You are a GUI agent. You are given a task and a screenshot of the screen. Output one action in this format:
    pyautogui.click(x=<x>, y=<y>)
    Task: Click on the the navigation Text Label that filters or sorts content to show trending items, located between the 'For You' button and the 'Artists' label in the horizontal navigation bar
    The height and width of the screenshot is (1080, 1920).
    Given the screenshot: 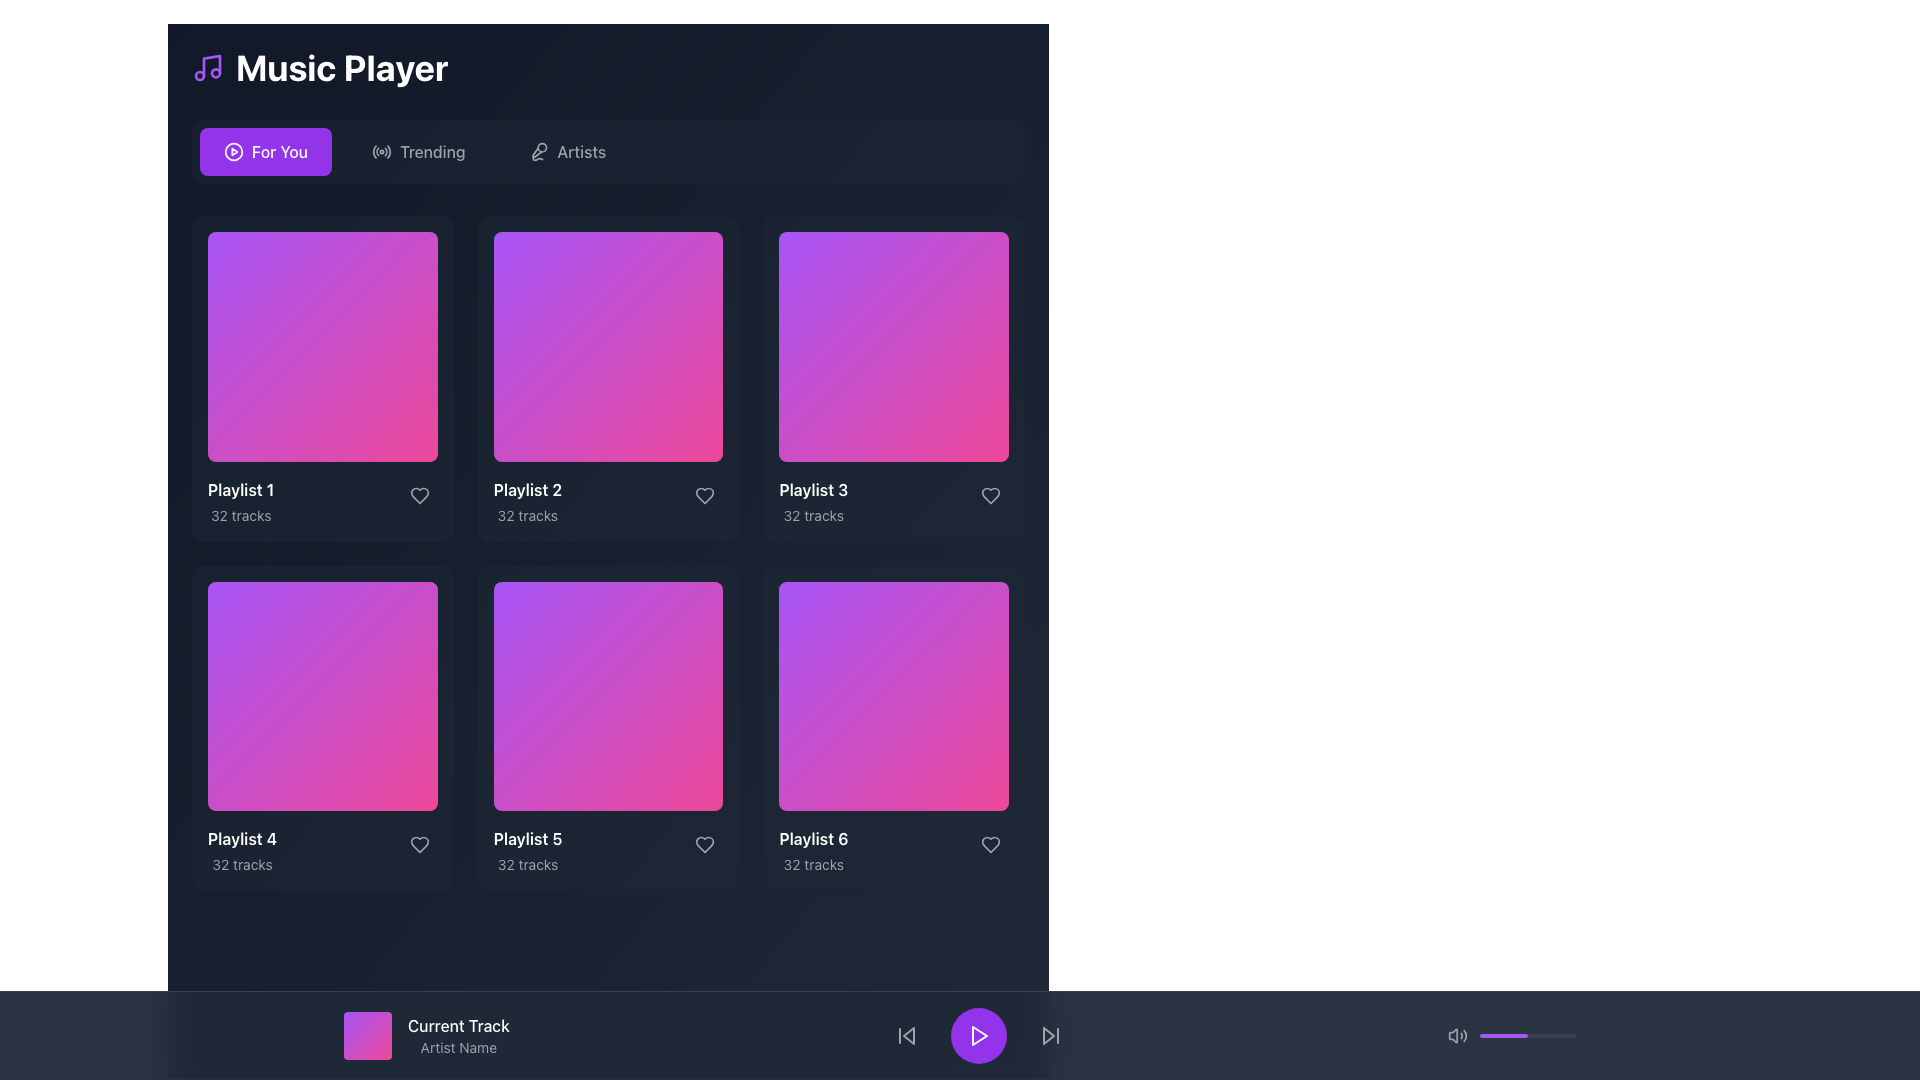 What is the action you would take?
    pyautogui.click(x=431, y=150)
    